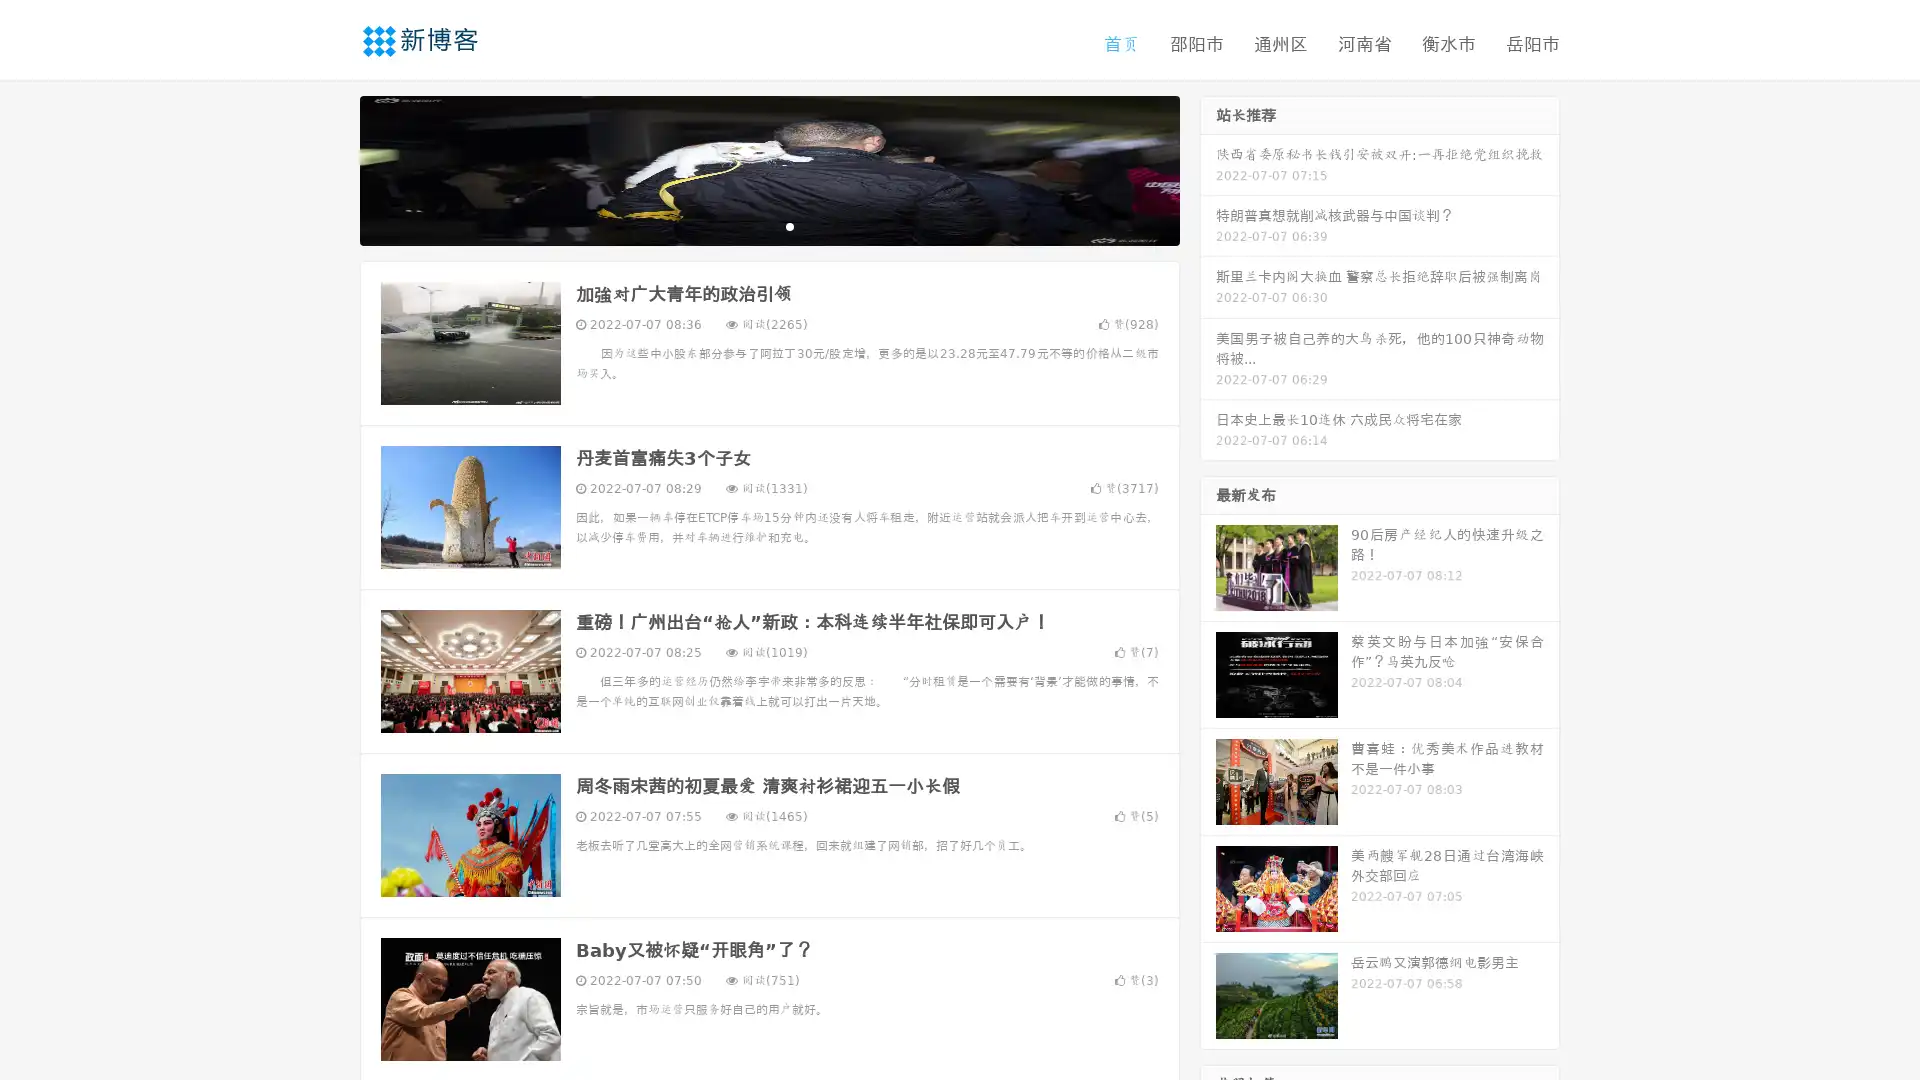 Image resolution: width=1920 pixels, height=1080 pixels. I want to click on Go to slide 3, so click(789, 225).